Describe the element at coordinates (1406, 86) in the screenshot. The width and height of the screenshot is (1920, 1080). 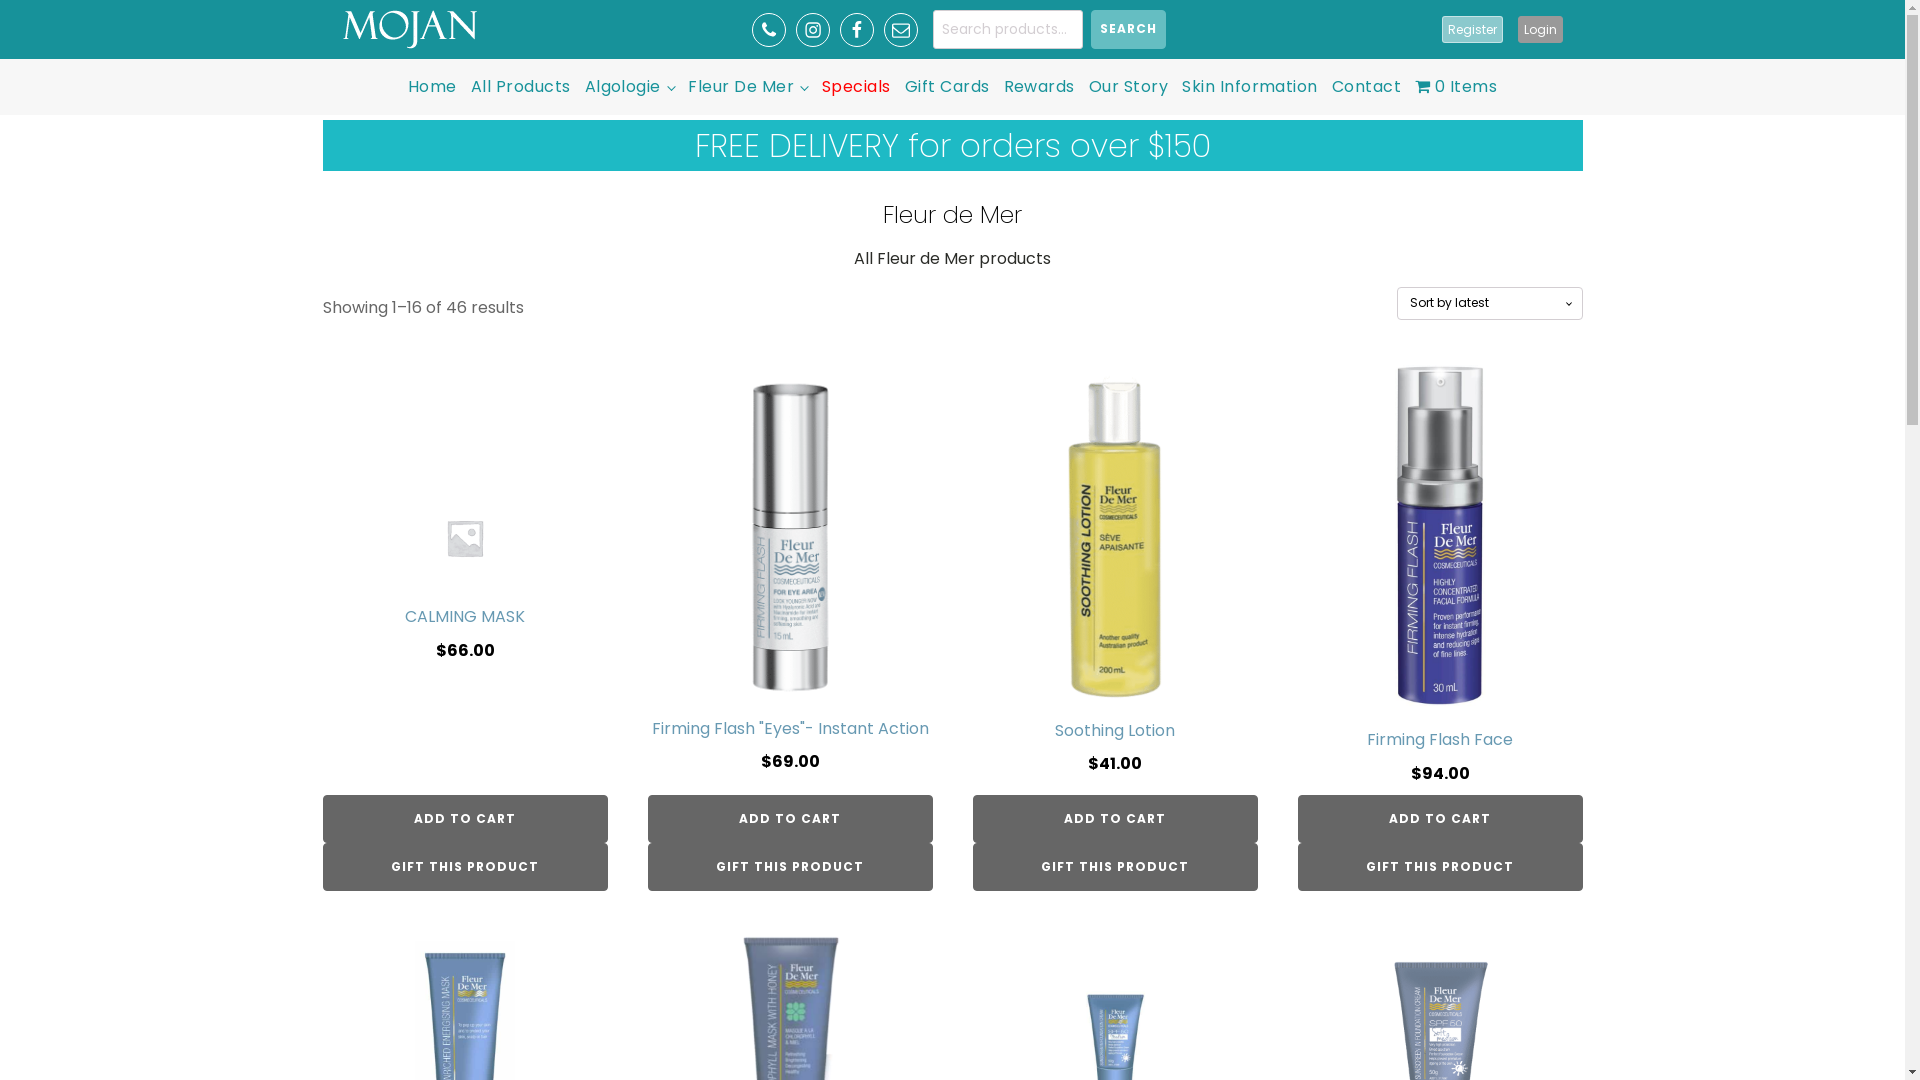
I see `'0 Items'` at that location.